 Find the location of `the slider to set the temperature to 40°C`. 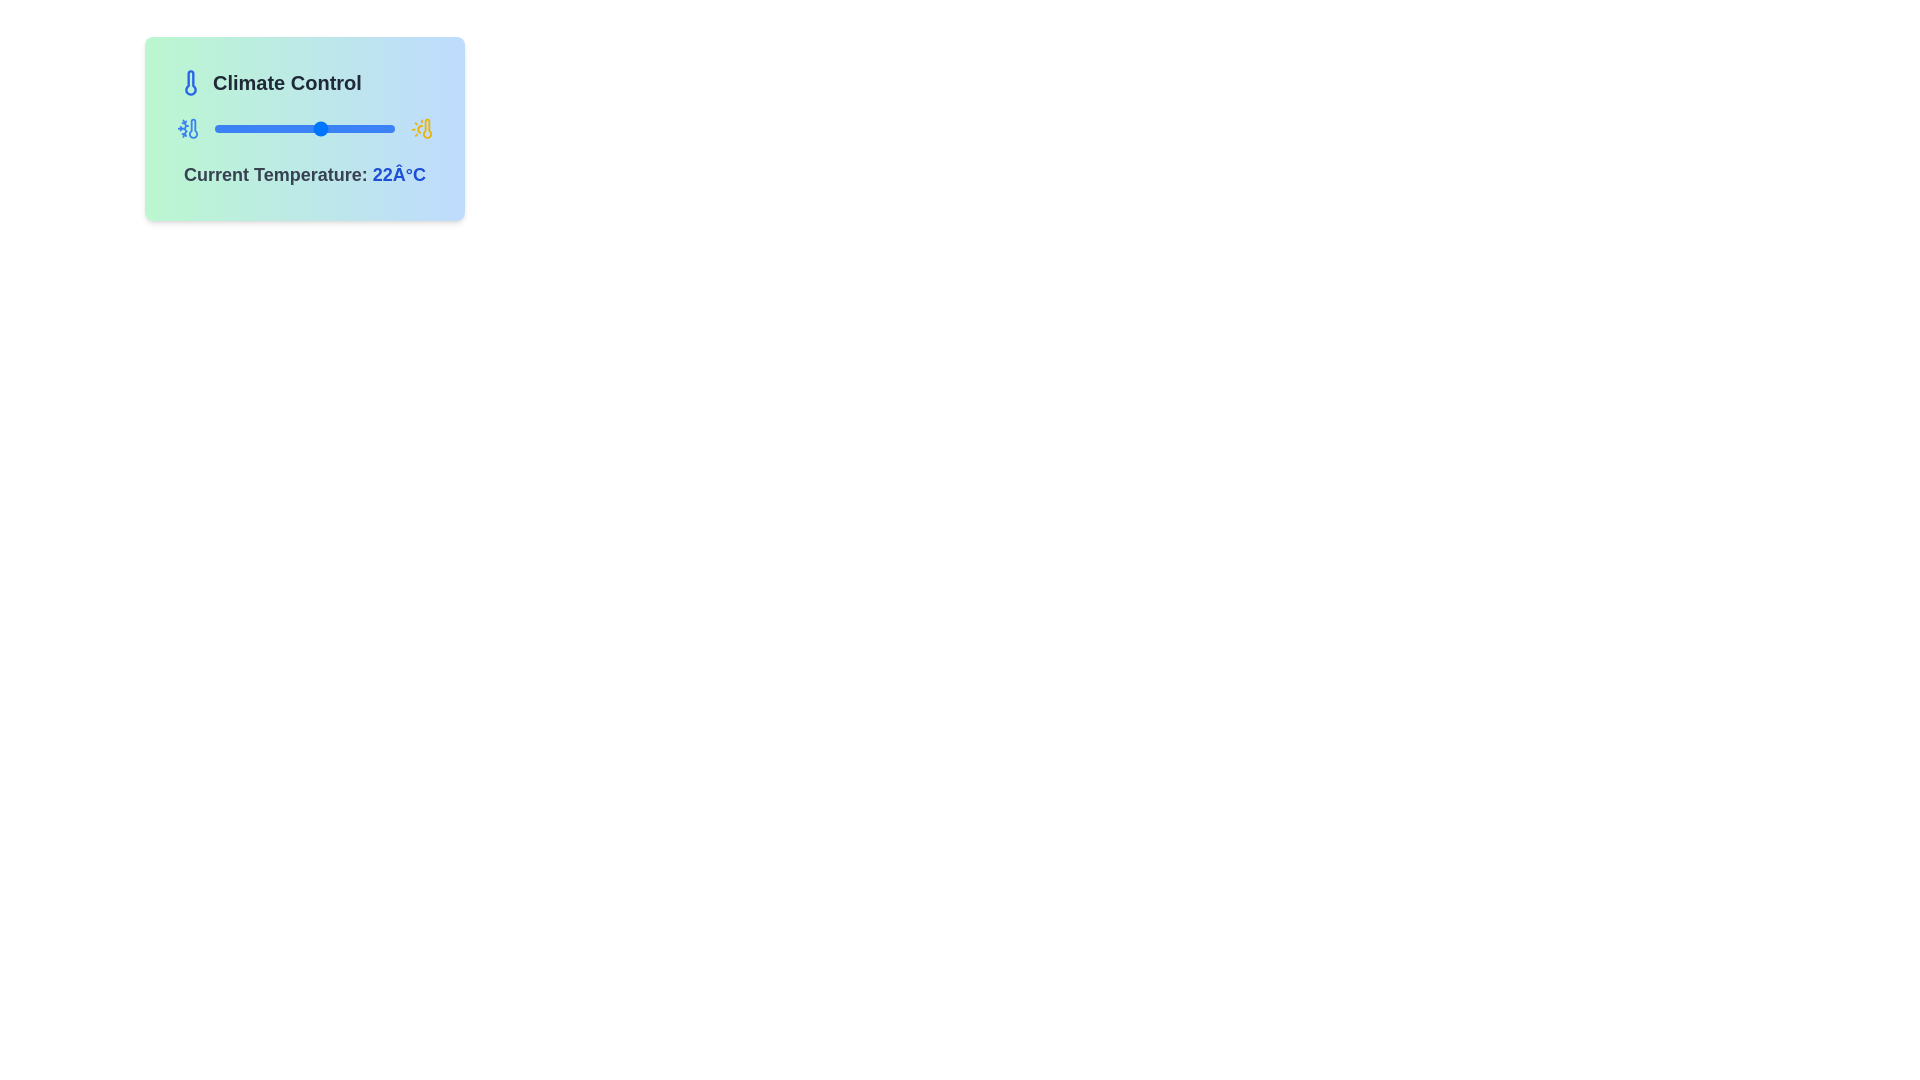

the slider to set the temperature to 40°C is located at coordinates (369, 128).